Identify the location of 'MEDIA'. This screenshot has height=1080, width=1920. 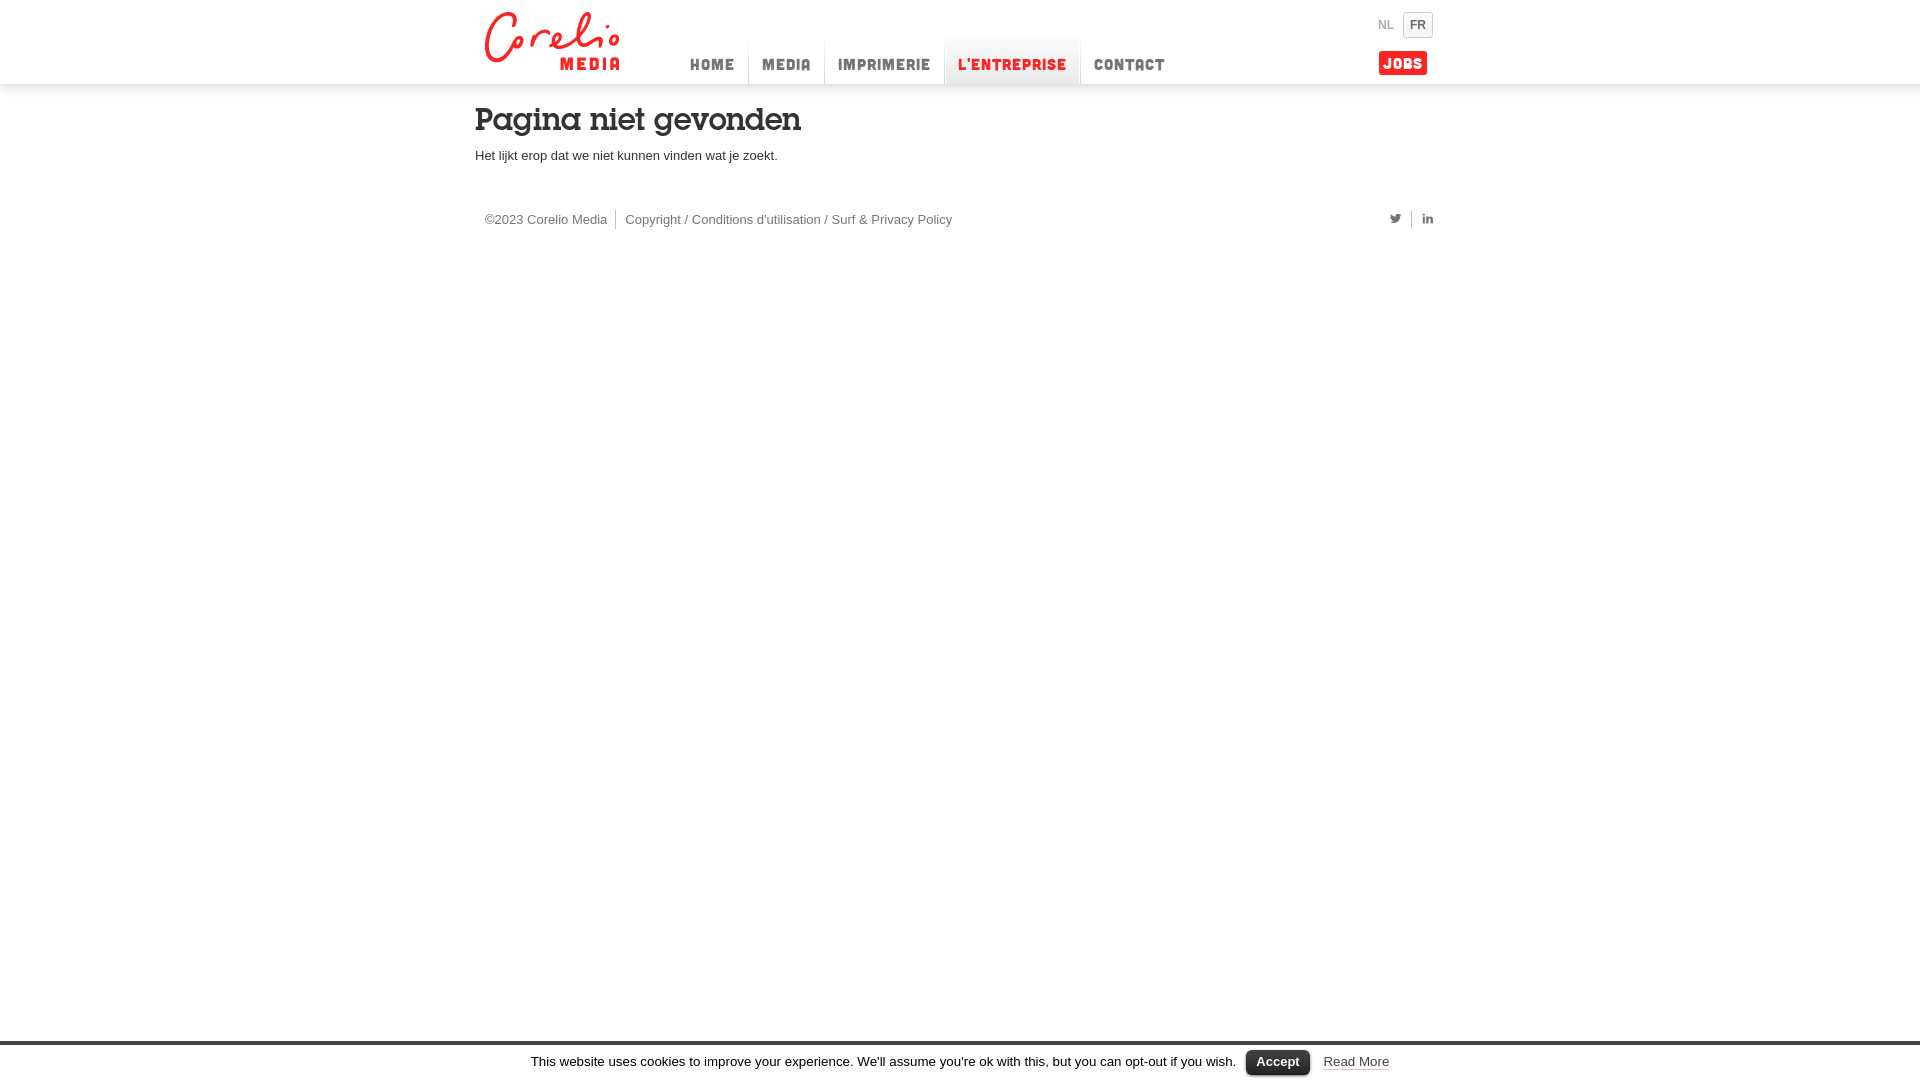
(785, 57).